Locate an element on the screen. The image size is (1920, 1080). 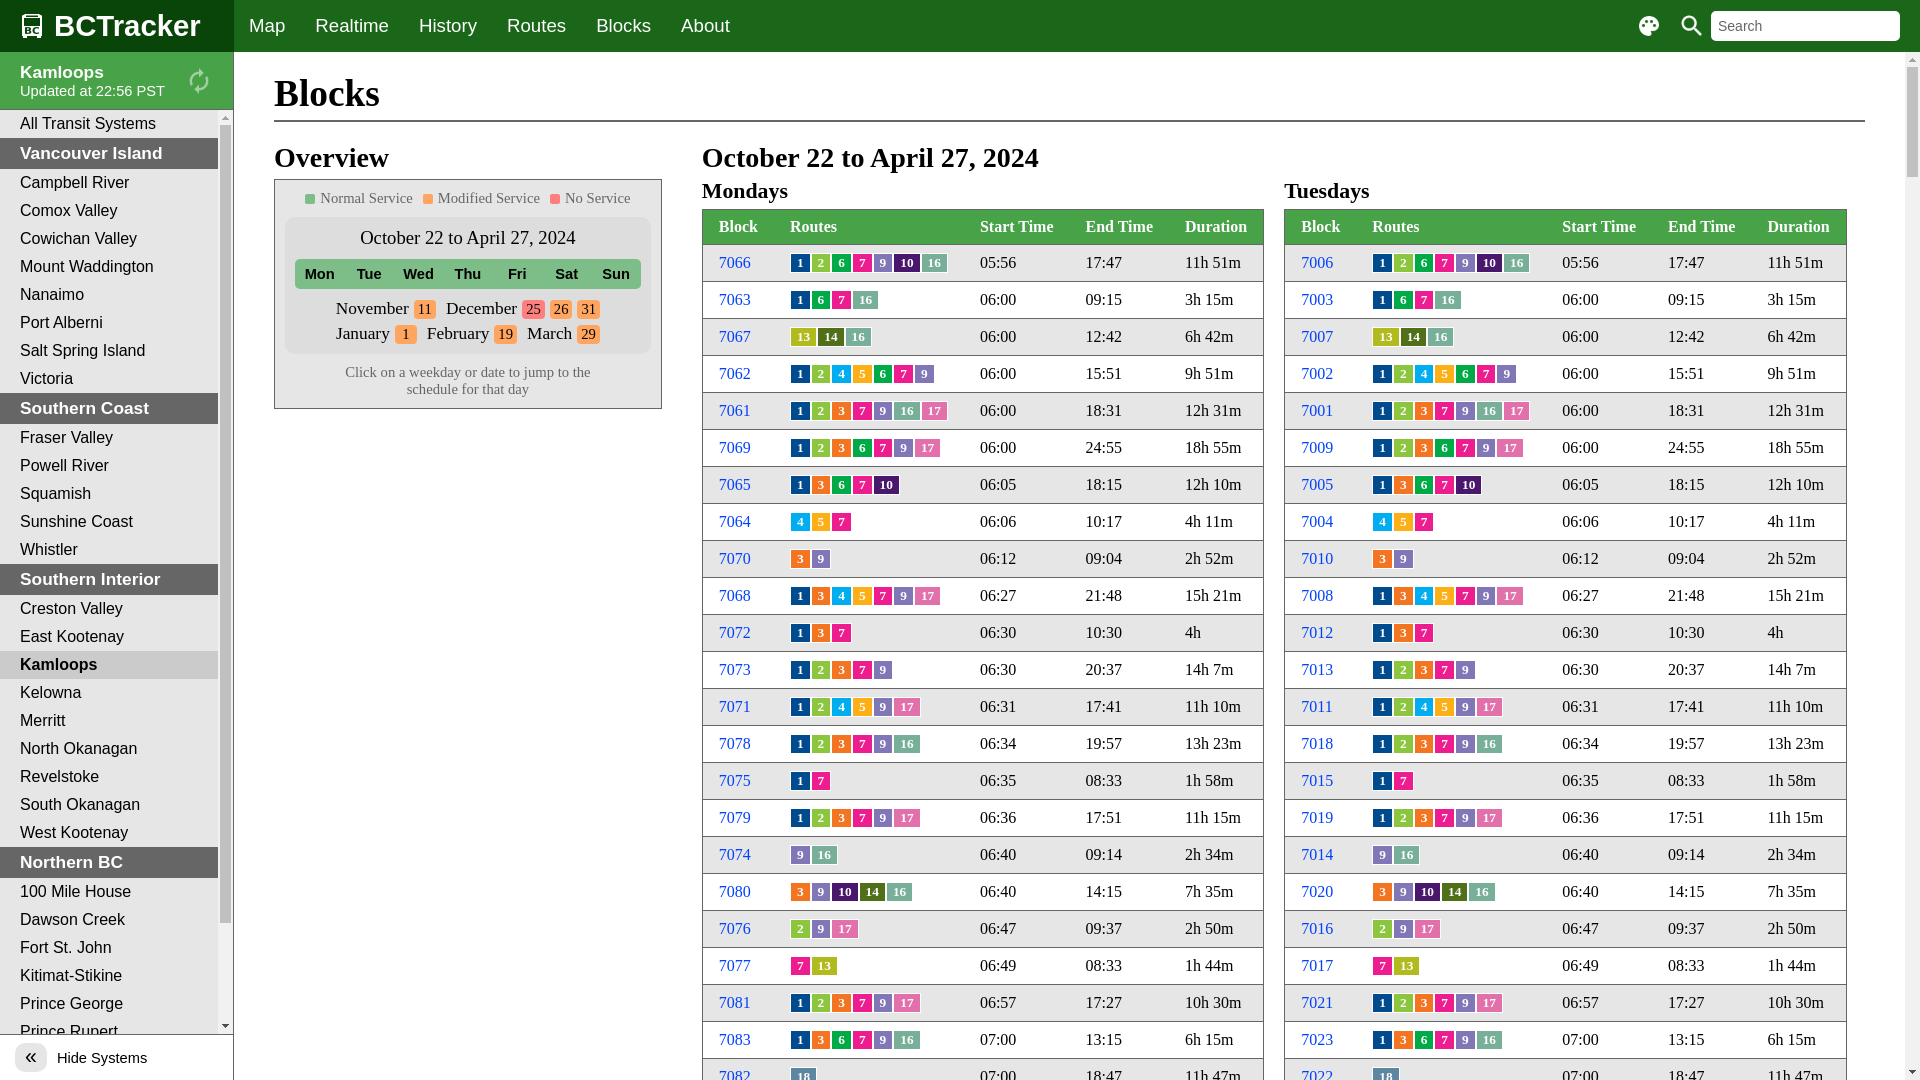
'14' is located at coordinates (1454, 890).